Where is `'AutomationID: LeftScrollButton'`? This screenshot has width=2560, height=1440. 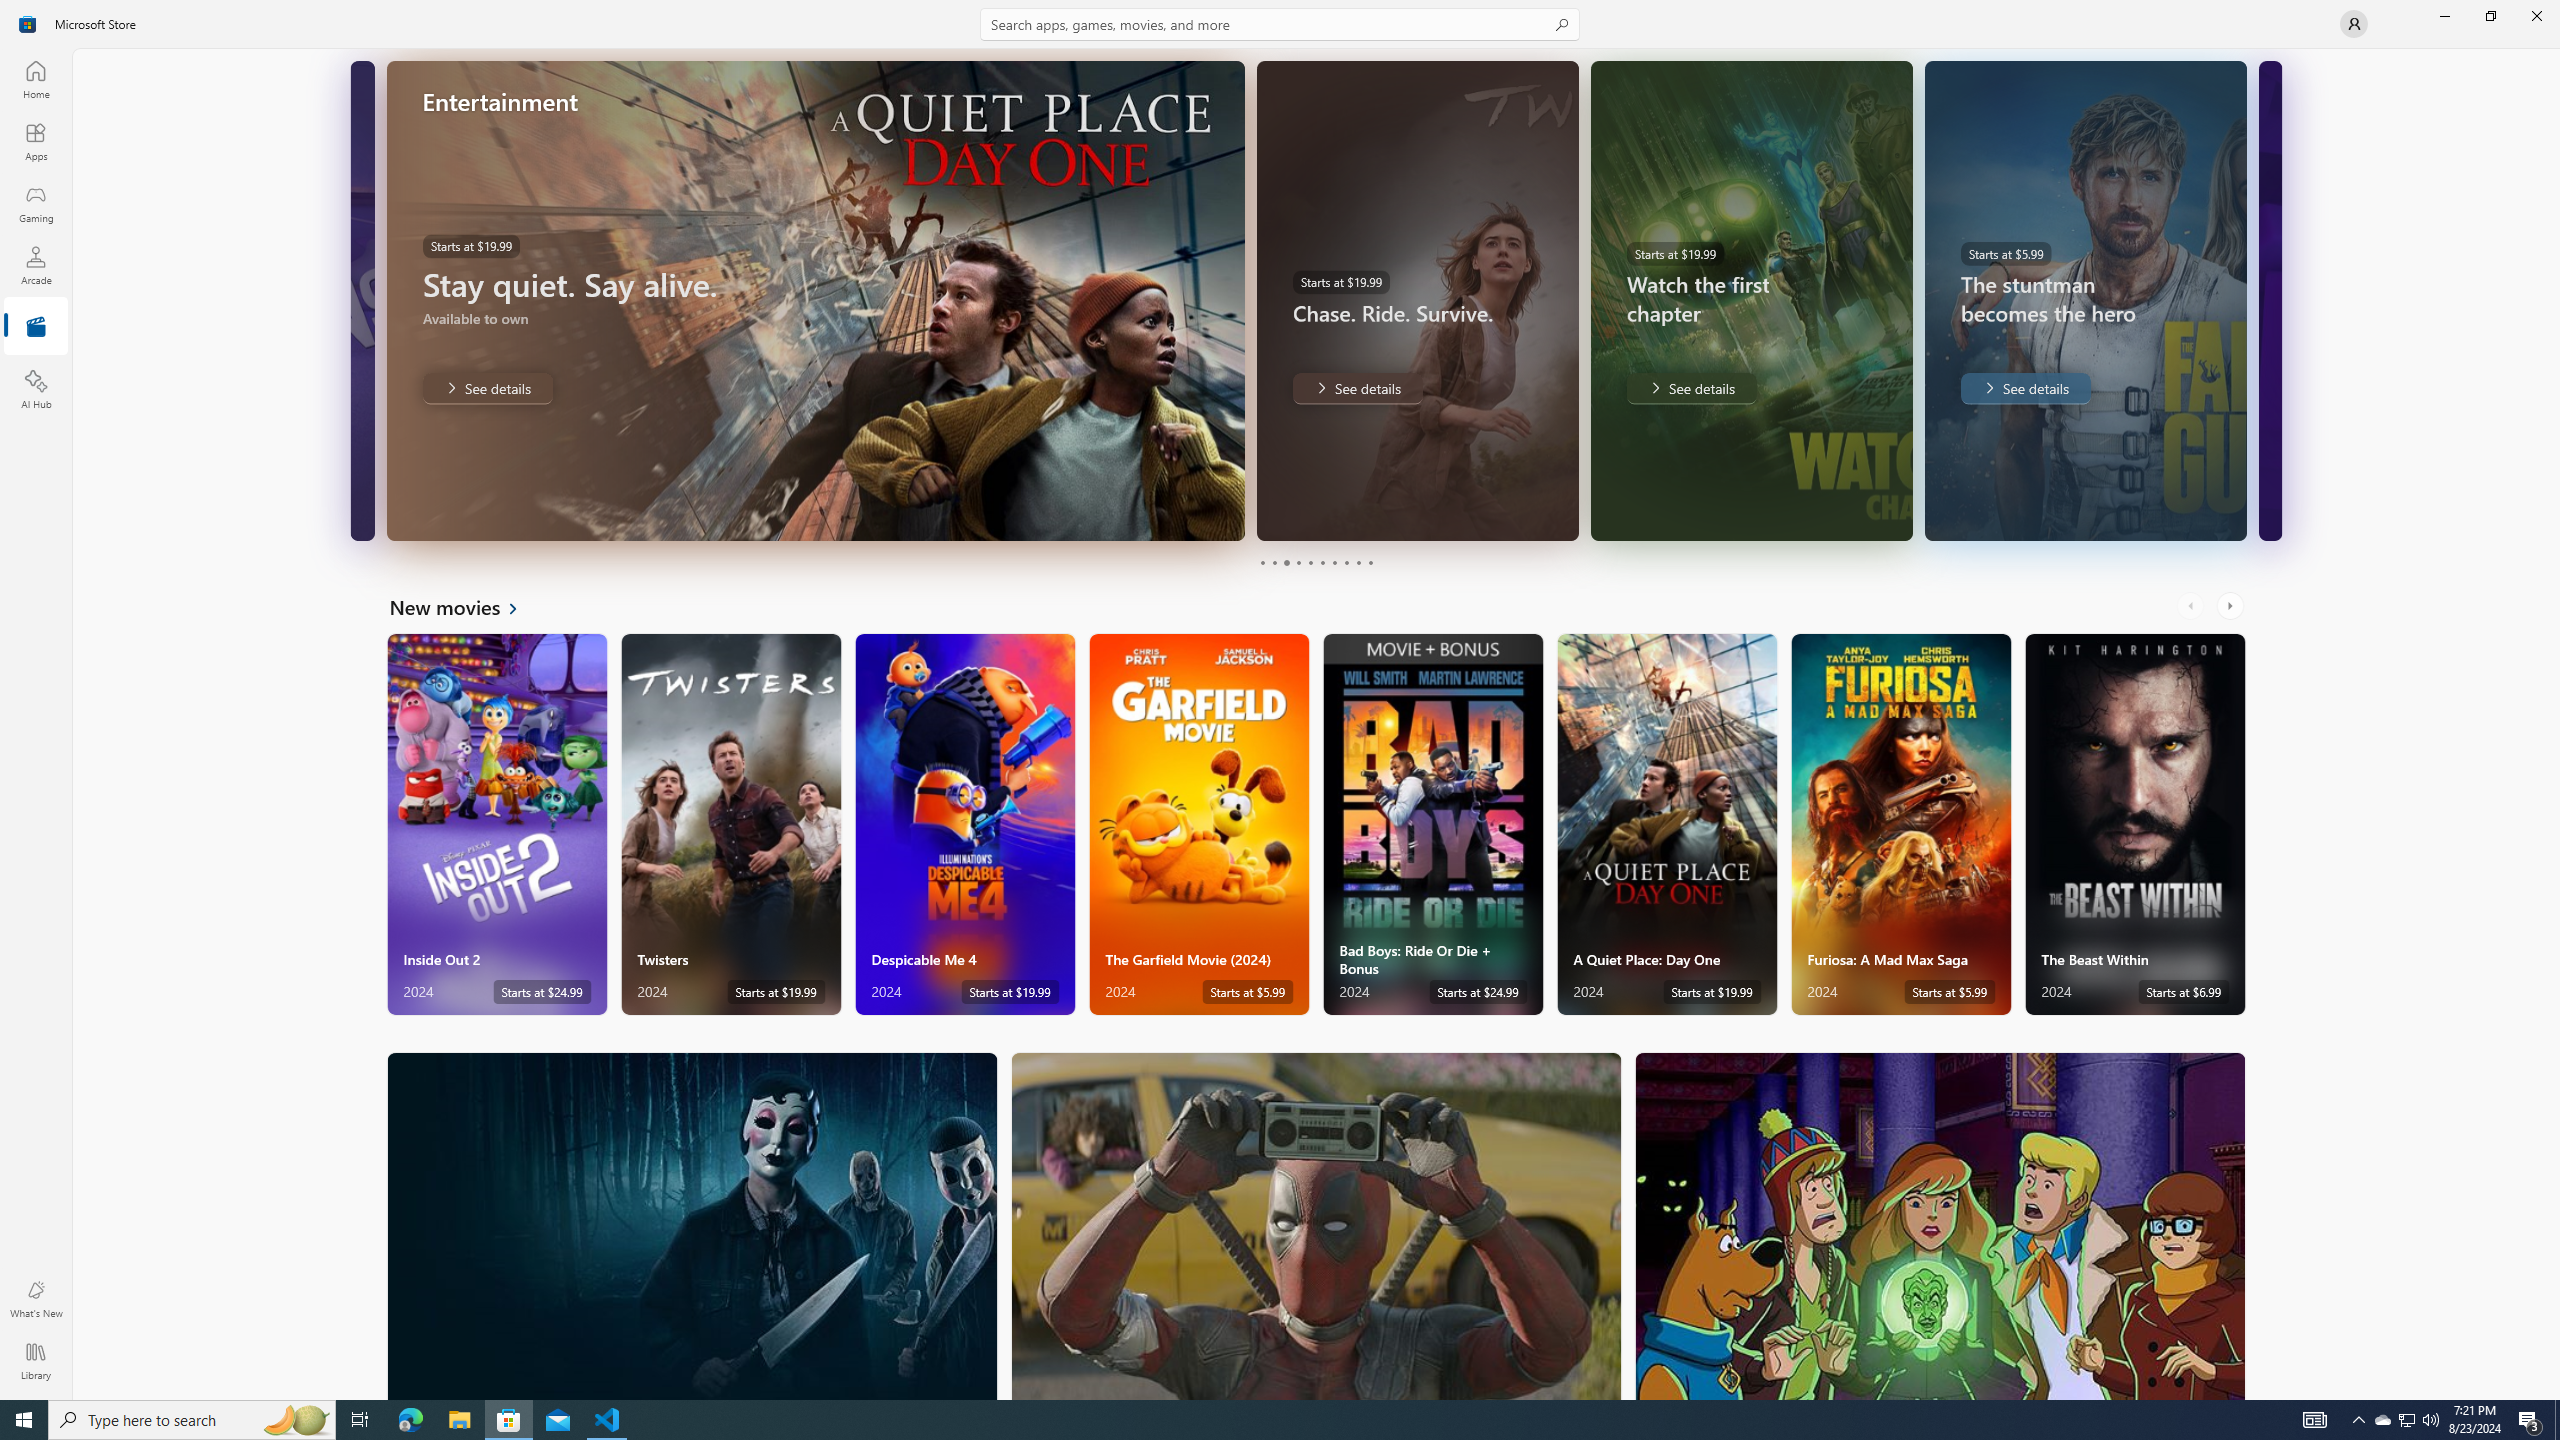 'AutomationID: LeftScrollButton' is located at coordinates (2192, 605).